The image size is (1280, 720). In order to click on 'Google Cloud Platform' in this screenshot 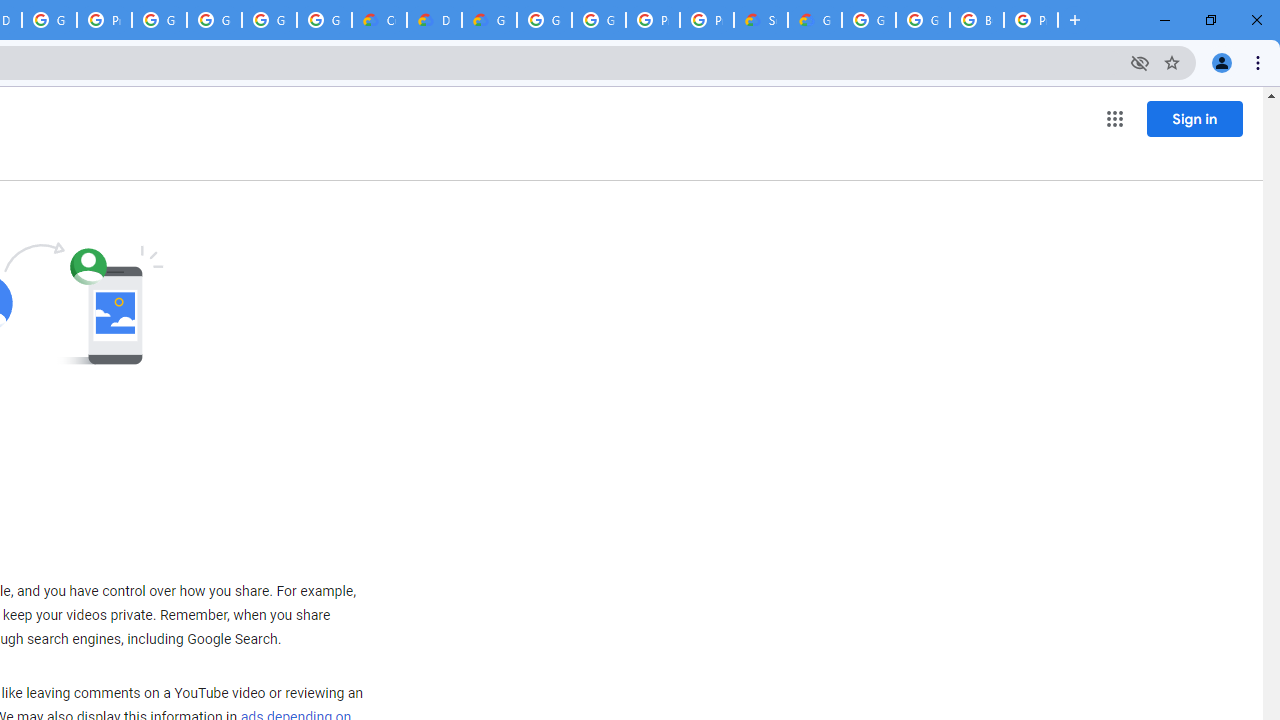, I will do `click(598, 20)`.